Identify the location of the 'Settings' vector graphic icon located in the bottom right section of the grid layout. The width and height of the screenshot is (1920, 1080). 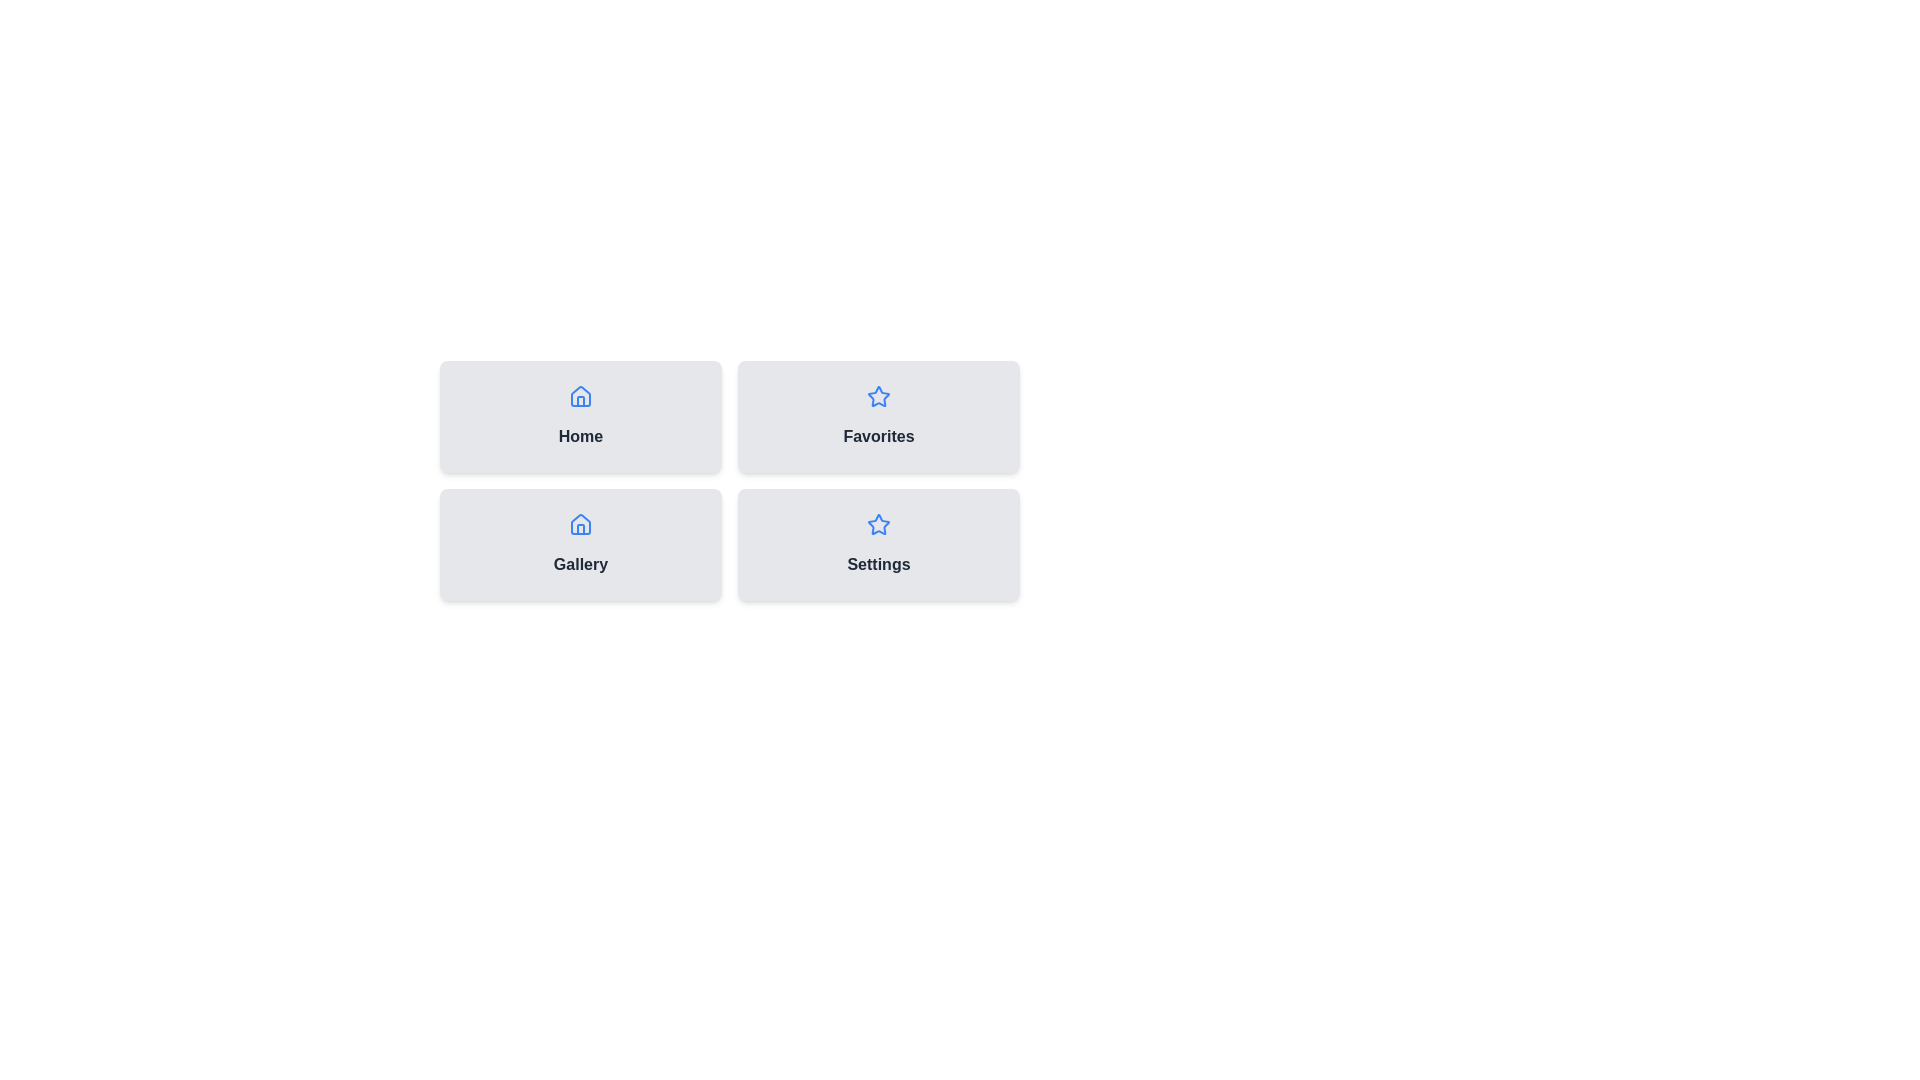
(878, 396).